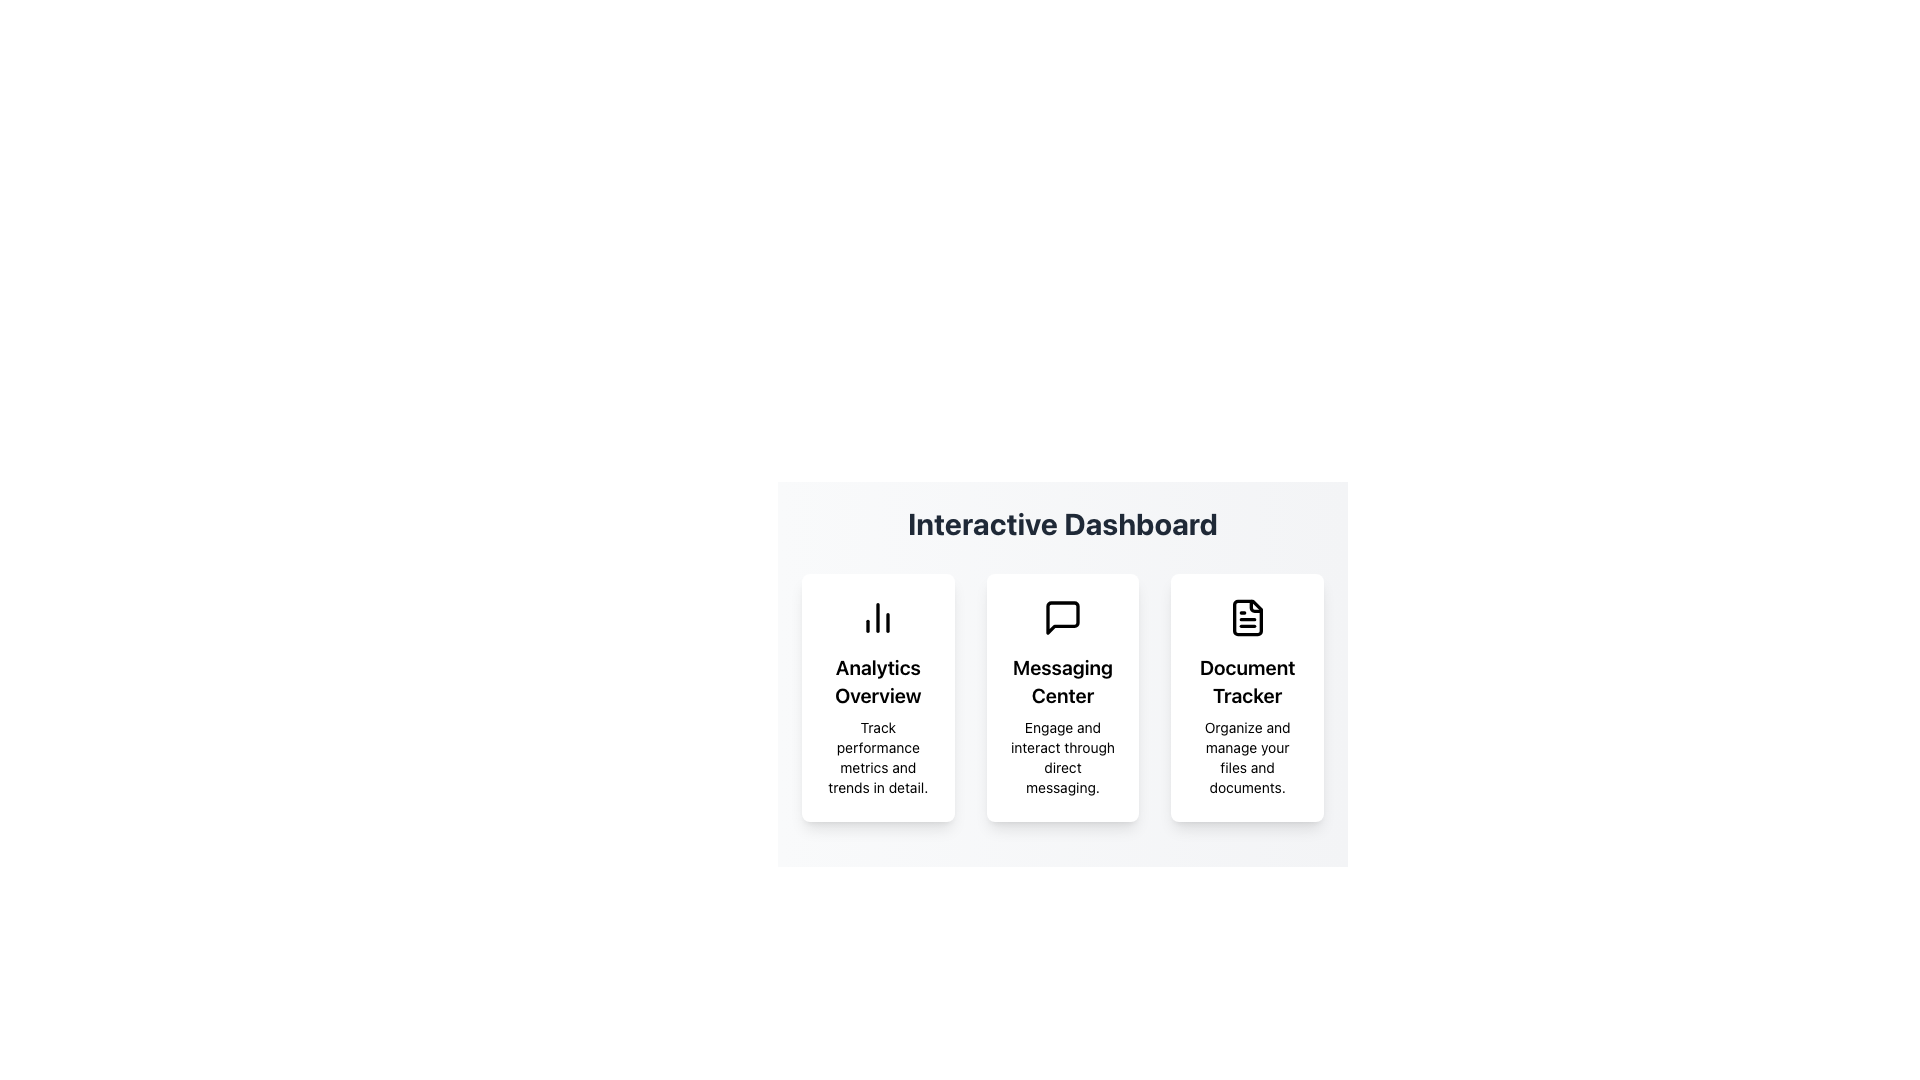 The image size is (1920, 1080). I want to click on descriptive text about the 'Analytics Overview' section located beneath the title text in the leftmost card of the dashboard, so click(878, 758).